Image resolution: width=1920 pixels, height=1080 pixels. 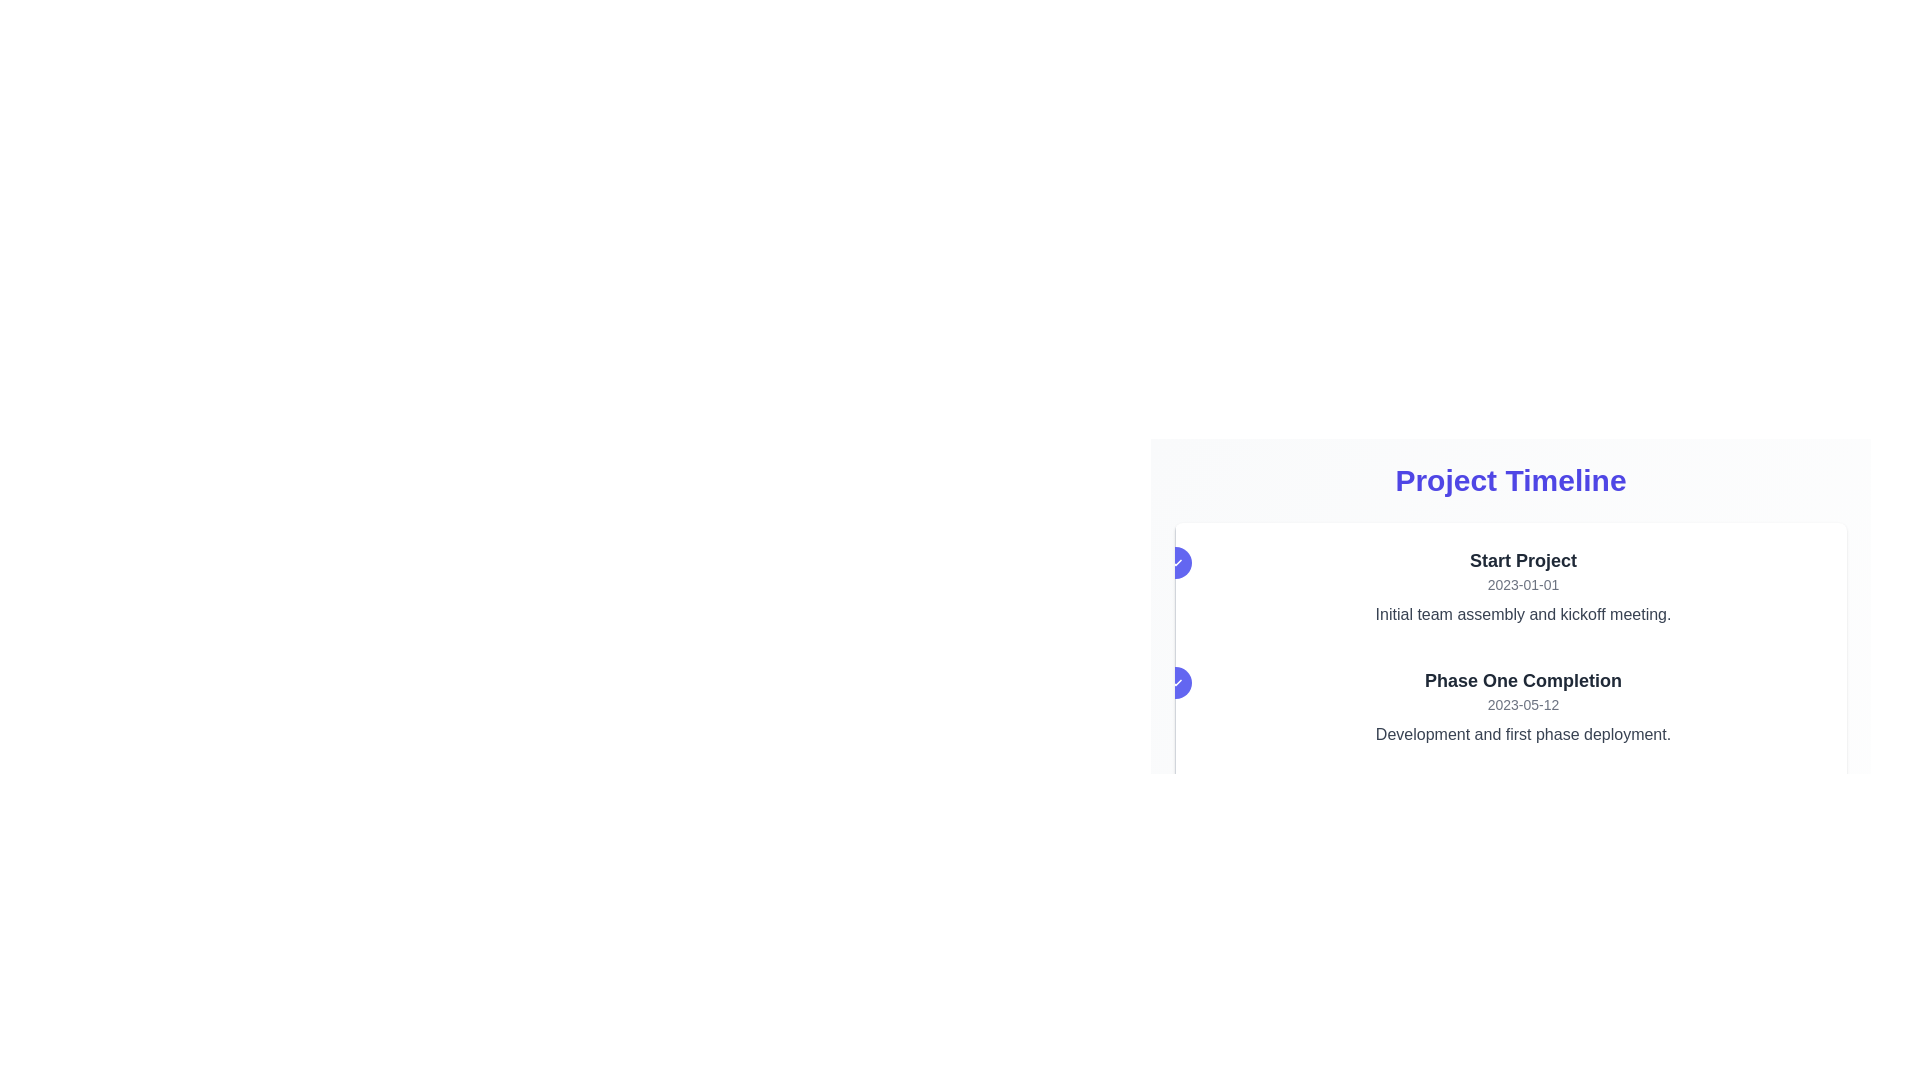 I want to click on the text label element providing additional details for the timeline event tagged as 'Start Project', located below the title and date in the 'Project Timeline' section, so click(x=1522, y=613).